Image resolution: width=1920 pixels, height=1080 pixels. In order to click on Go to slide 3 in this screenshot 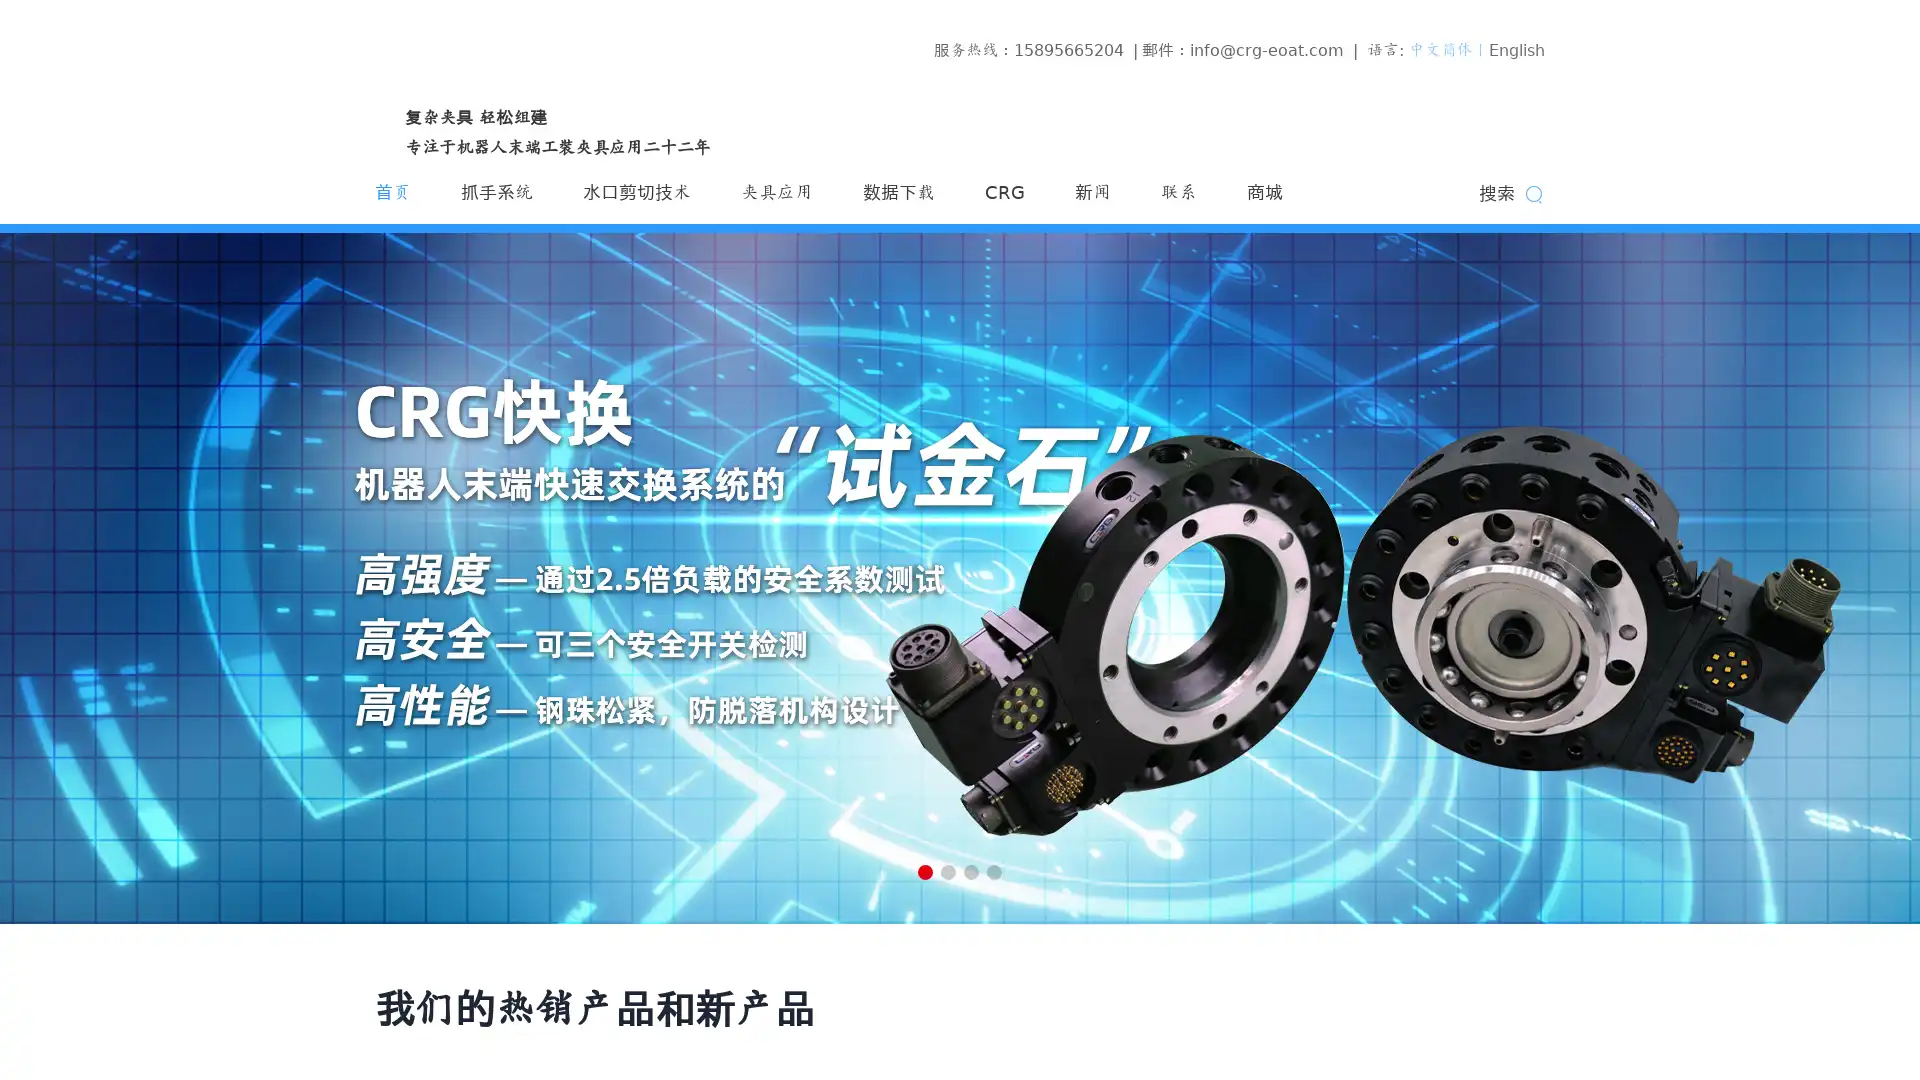, I will do `click(971, 871)`.